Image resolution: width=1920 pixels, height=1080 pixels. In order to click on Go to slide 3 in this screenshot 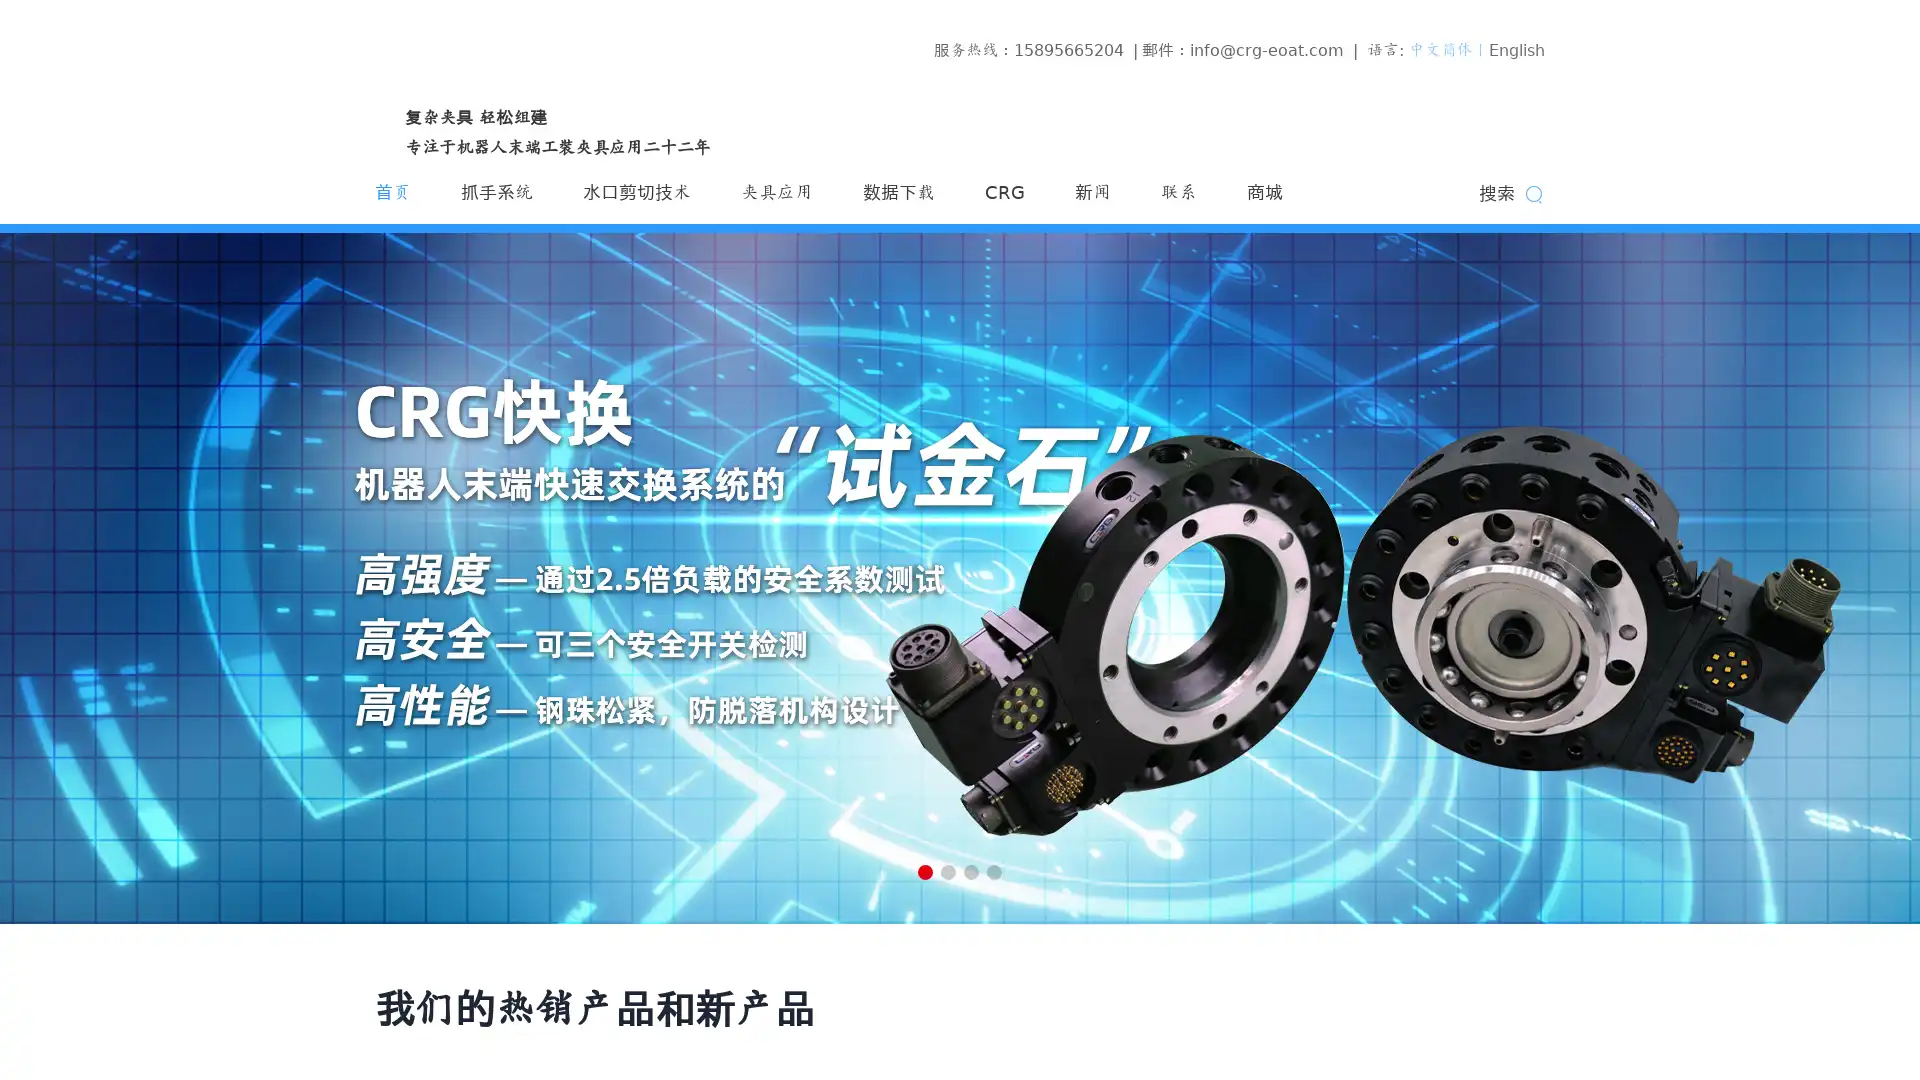, I will do `click(971, 871)`.